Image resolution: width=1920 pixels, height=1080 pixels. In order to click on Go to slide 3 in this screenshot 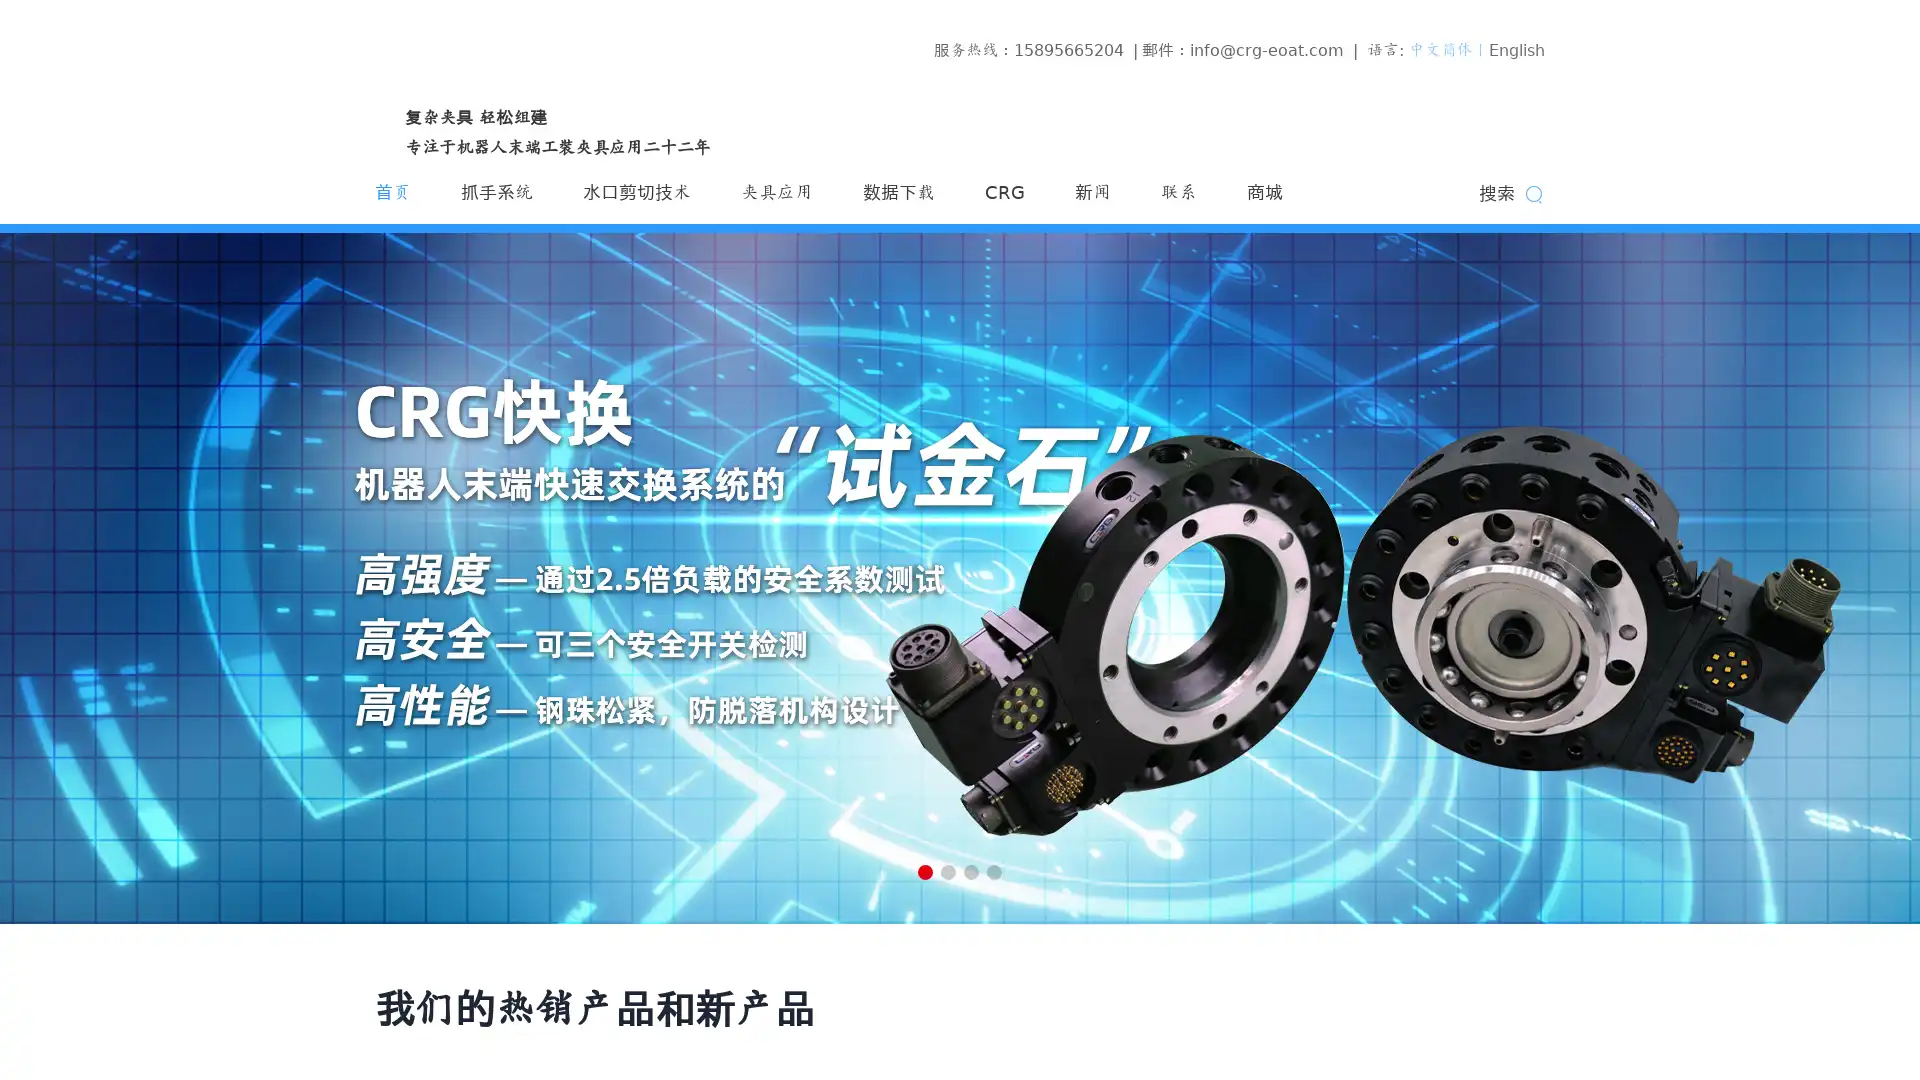, I will do `click(971, 871)`.